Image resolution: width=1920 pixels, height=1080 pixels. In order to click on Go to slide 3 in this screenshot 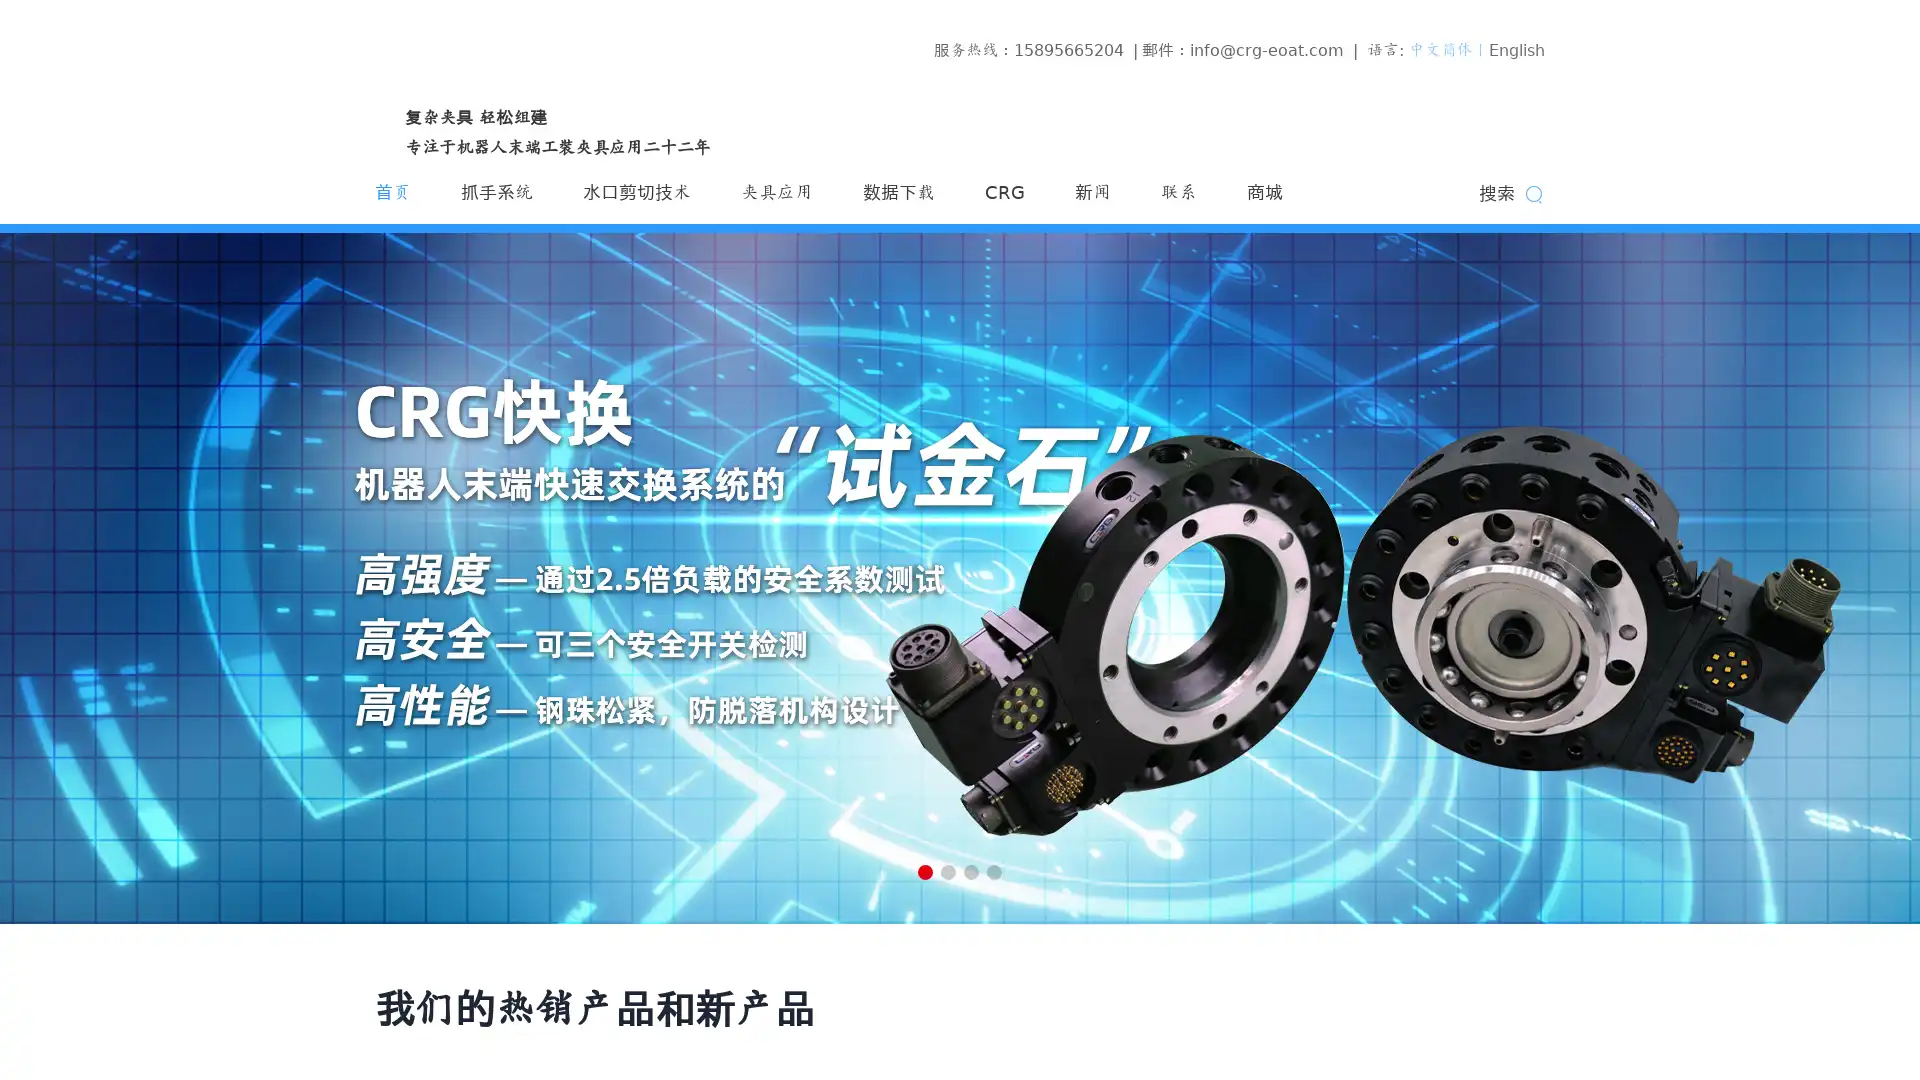, I will do `click(971, 871)`.